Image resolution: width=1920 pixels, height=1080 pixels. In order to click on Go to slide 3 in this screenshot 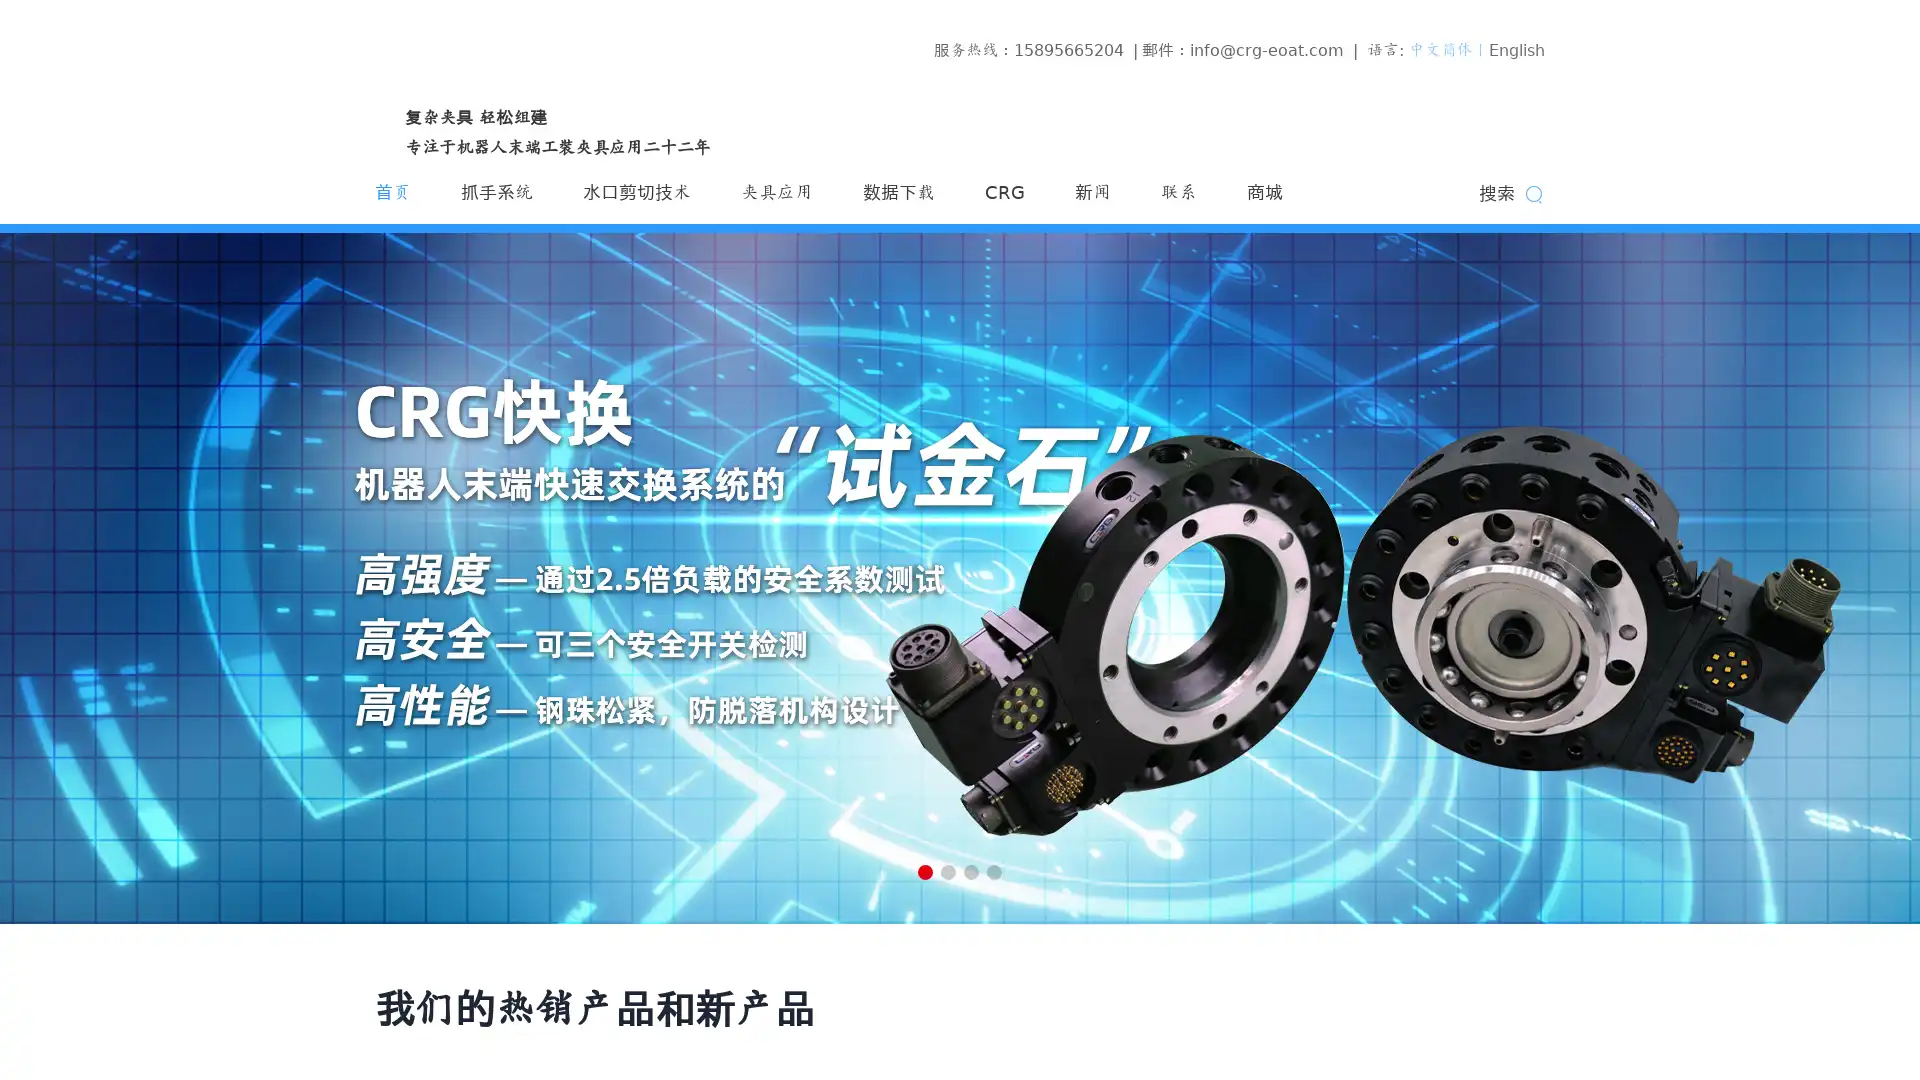, I will do `click(971, 871)`.